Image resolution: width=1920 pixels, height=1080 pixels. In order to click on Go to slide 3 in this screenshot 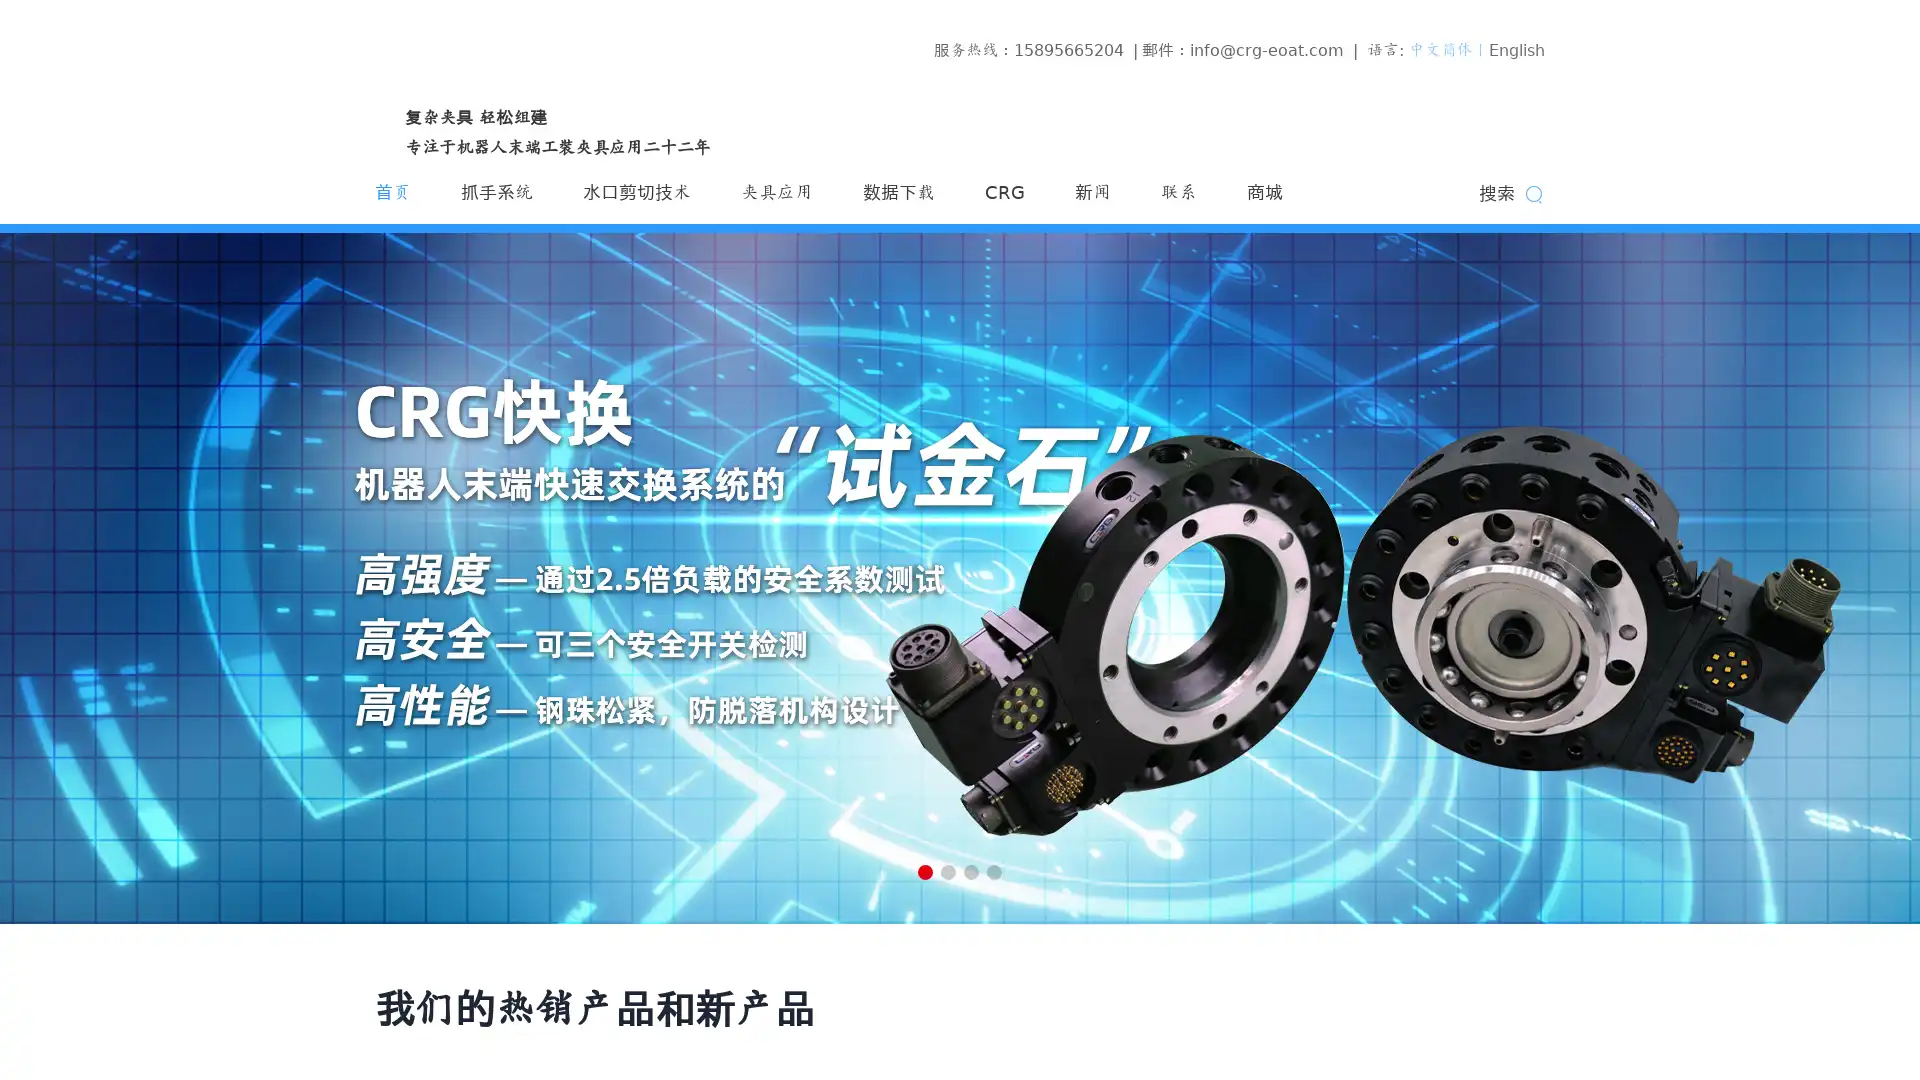, I will do `click(971, 871)`.